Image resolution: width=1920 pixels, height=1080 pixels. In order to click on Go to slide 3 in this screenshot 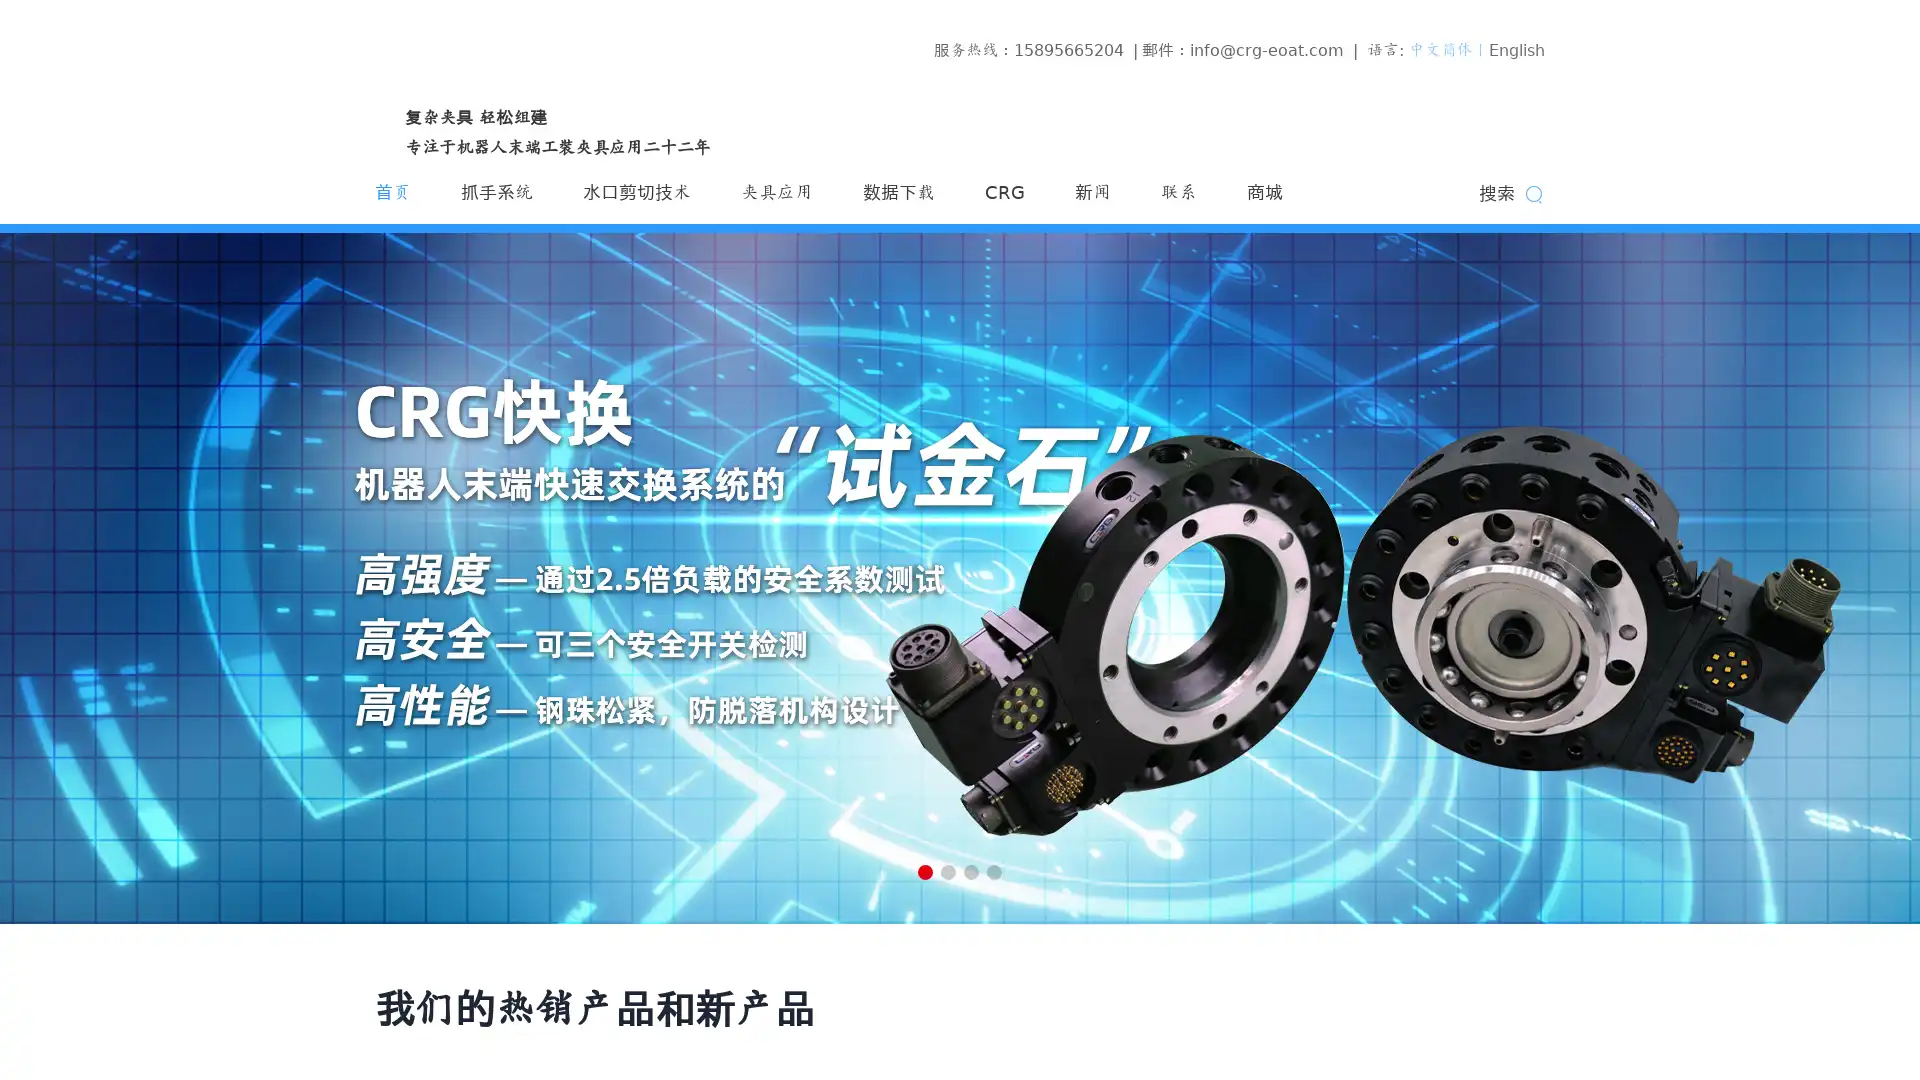, I will do `click(971, 871)`.